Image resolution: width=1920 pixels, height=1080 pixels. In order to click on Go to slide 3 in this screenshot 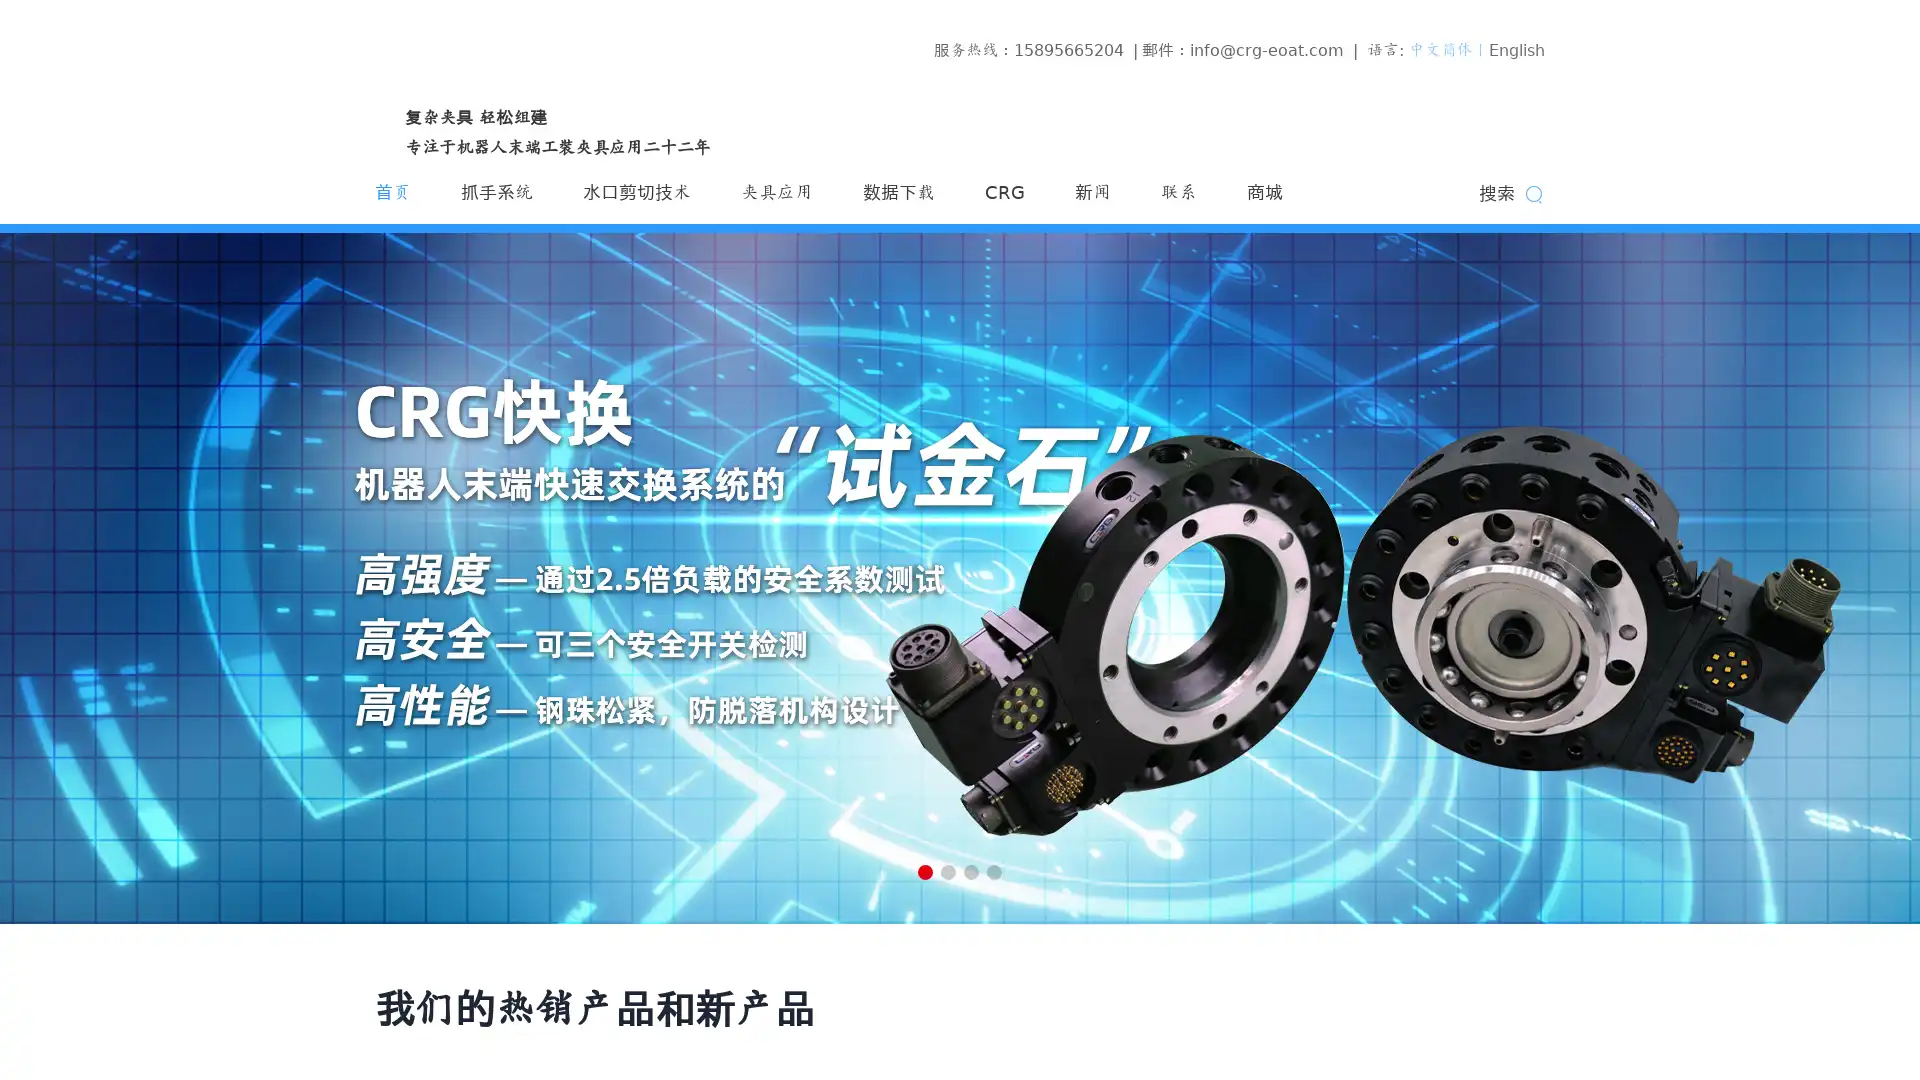, I will do `click(971, 871)`.